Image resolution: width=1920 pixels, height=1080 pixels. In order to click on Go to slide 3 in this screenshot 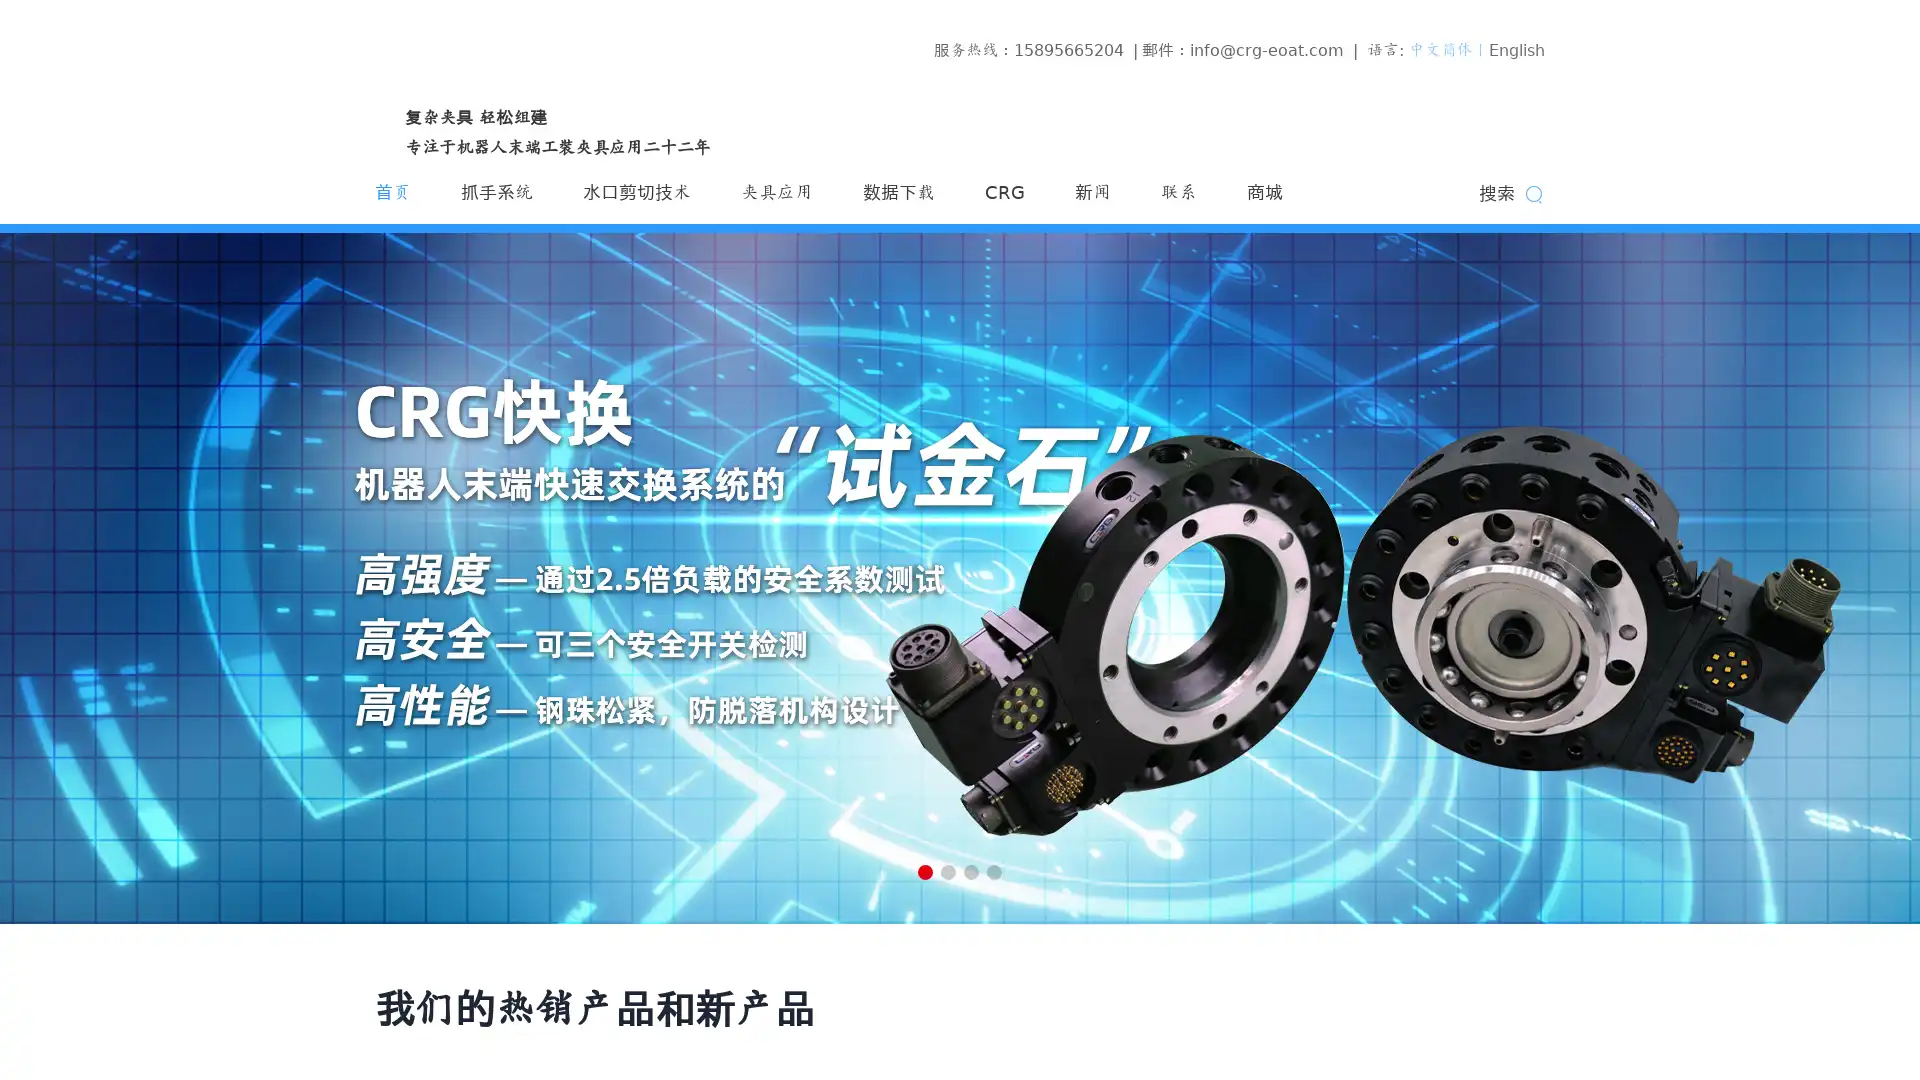, I will do `click(971, 871)`.